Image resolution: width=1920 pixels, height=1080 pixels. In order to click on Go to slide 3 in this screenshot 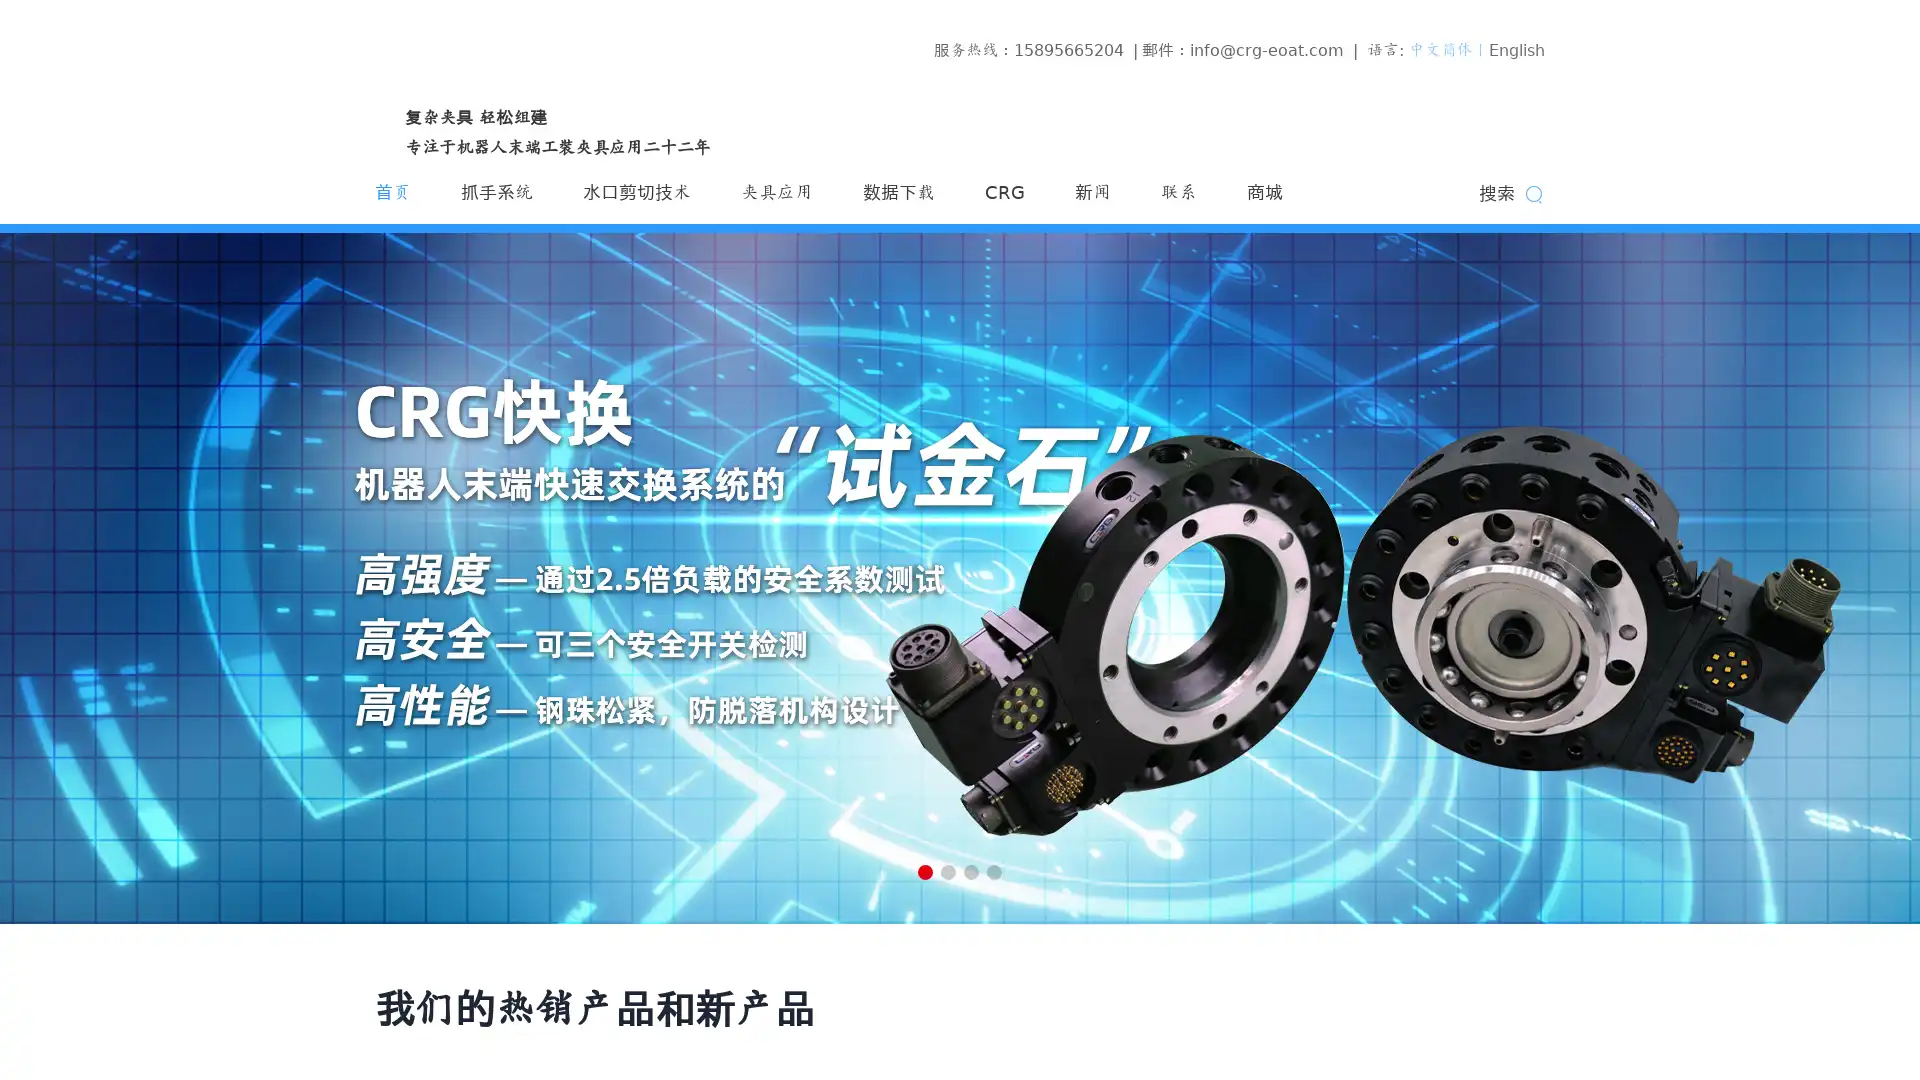, I will do `click(971, 871)`.